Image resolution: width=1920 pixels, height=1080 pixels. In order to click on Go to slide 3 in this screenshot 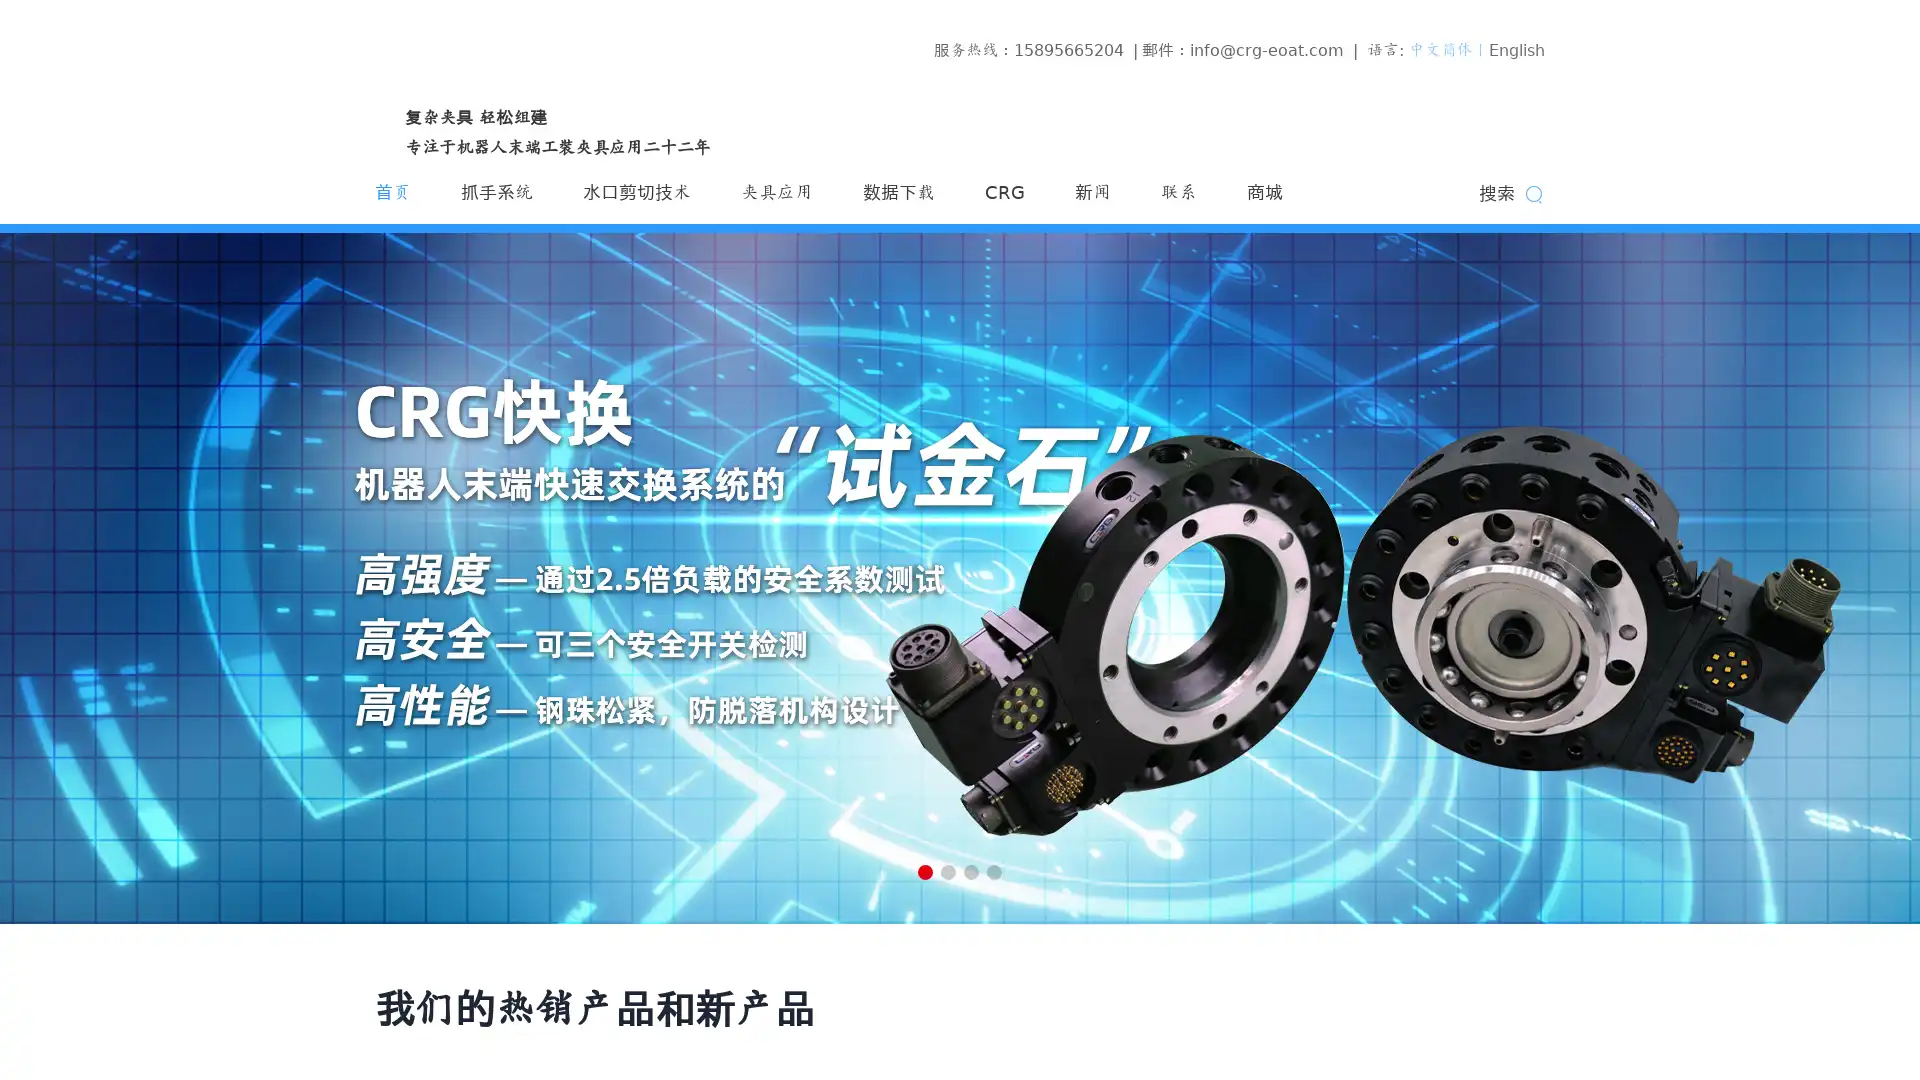, I will do `click(971, 871)`.